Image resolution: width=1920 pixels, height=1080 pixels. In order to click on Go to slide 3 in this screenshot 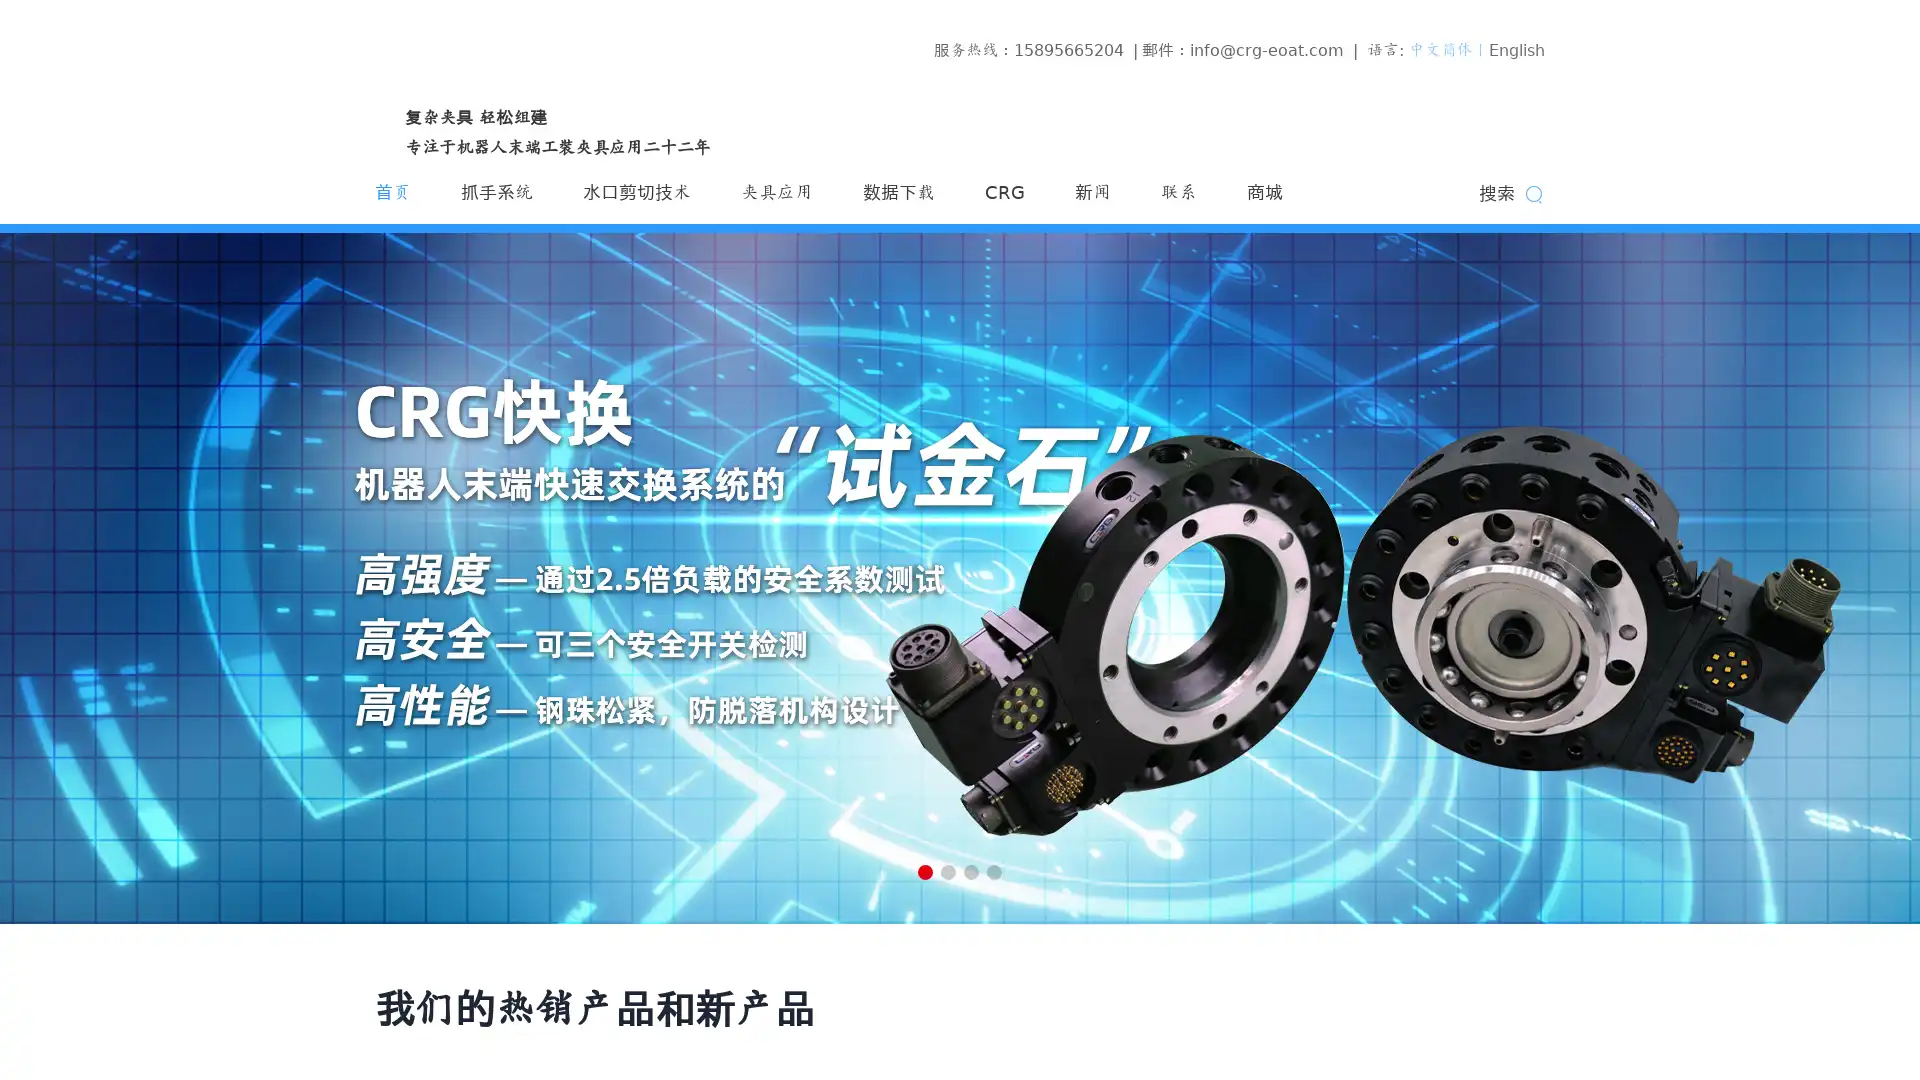, I will do `click(971, 871)`.